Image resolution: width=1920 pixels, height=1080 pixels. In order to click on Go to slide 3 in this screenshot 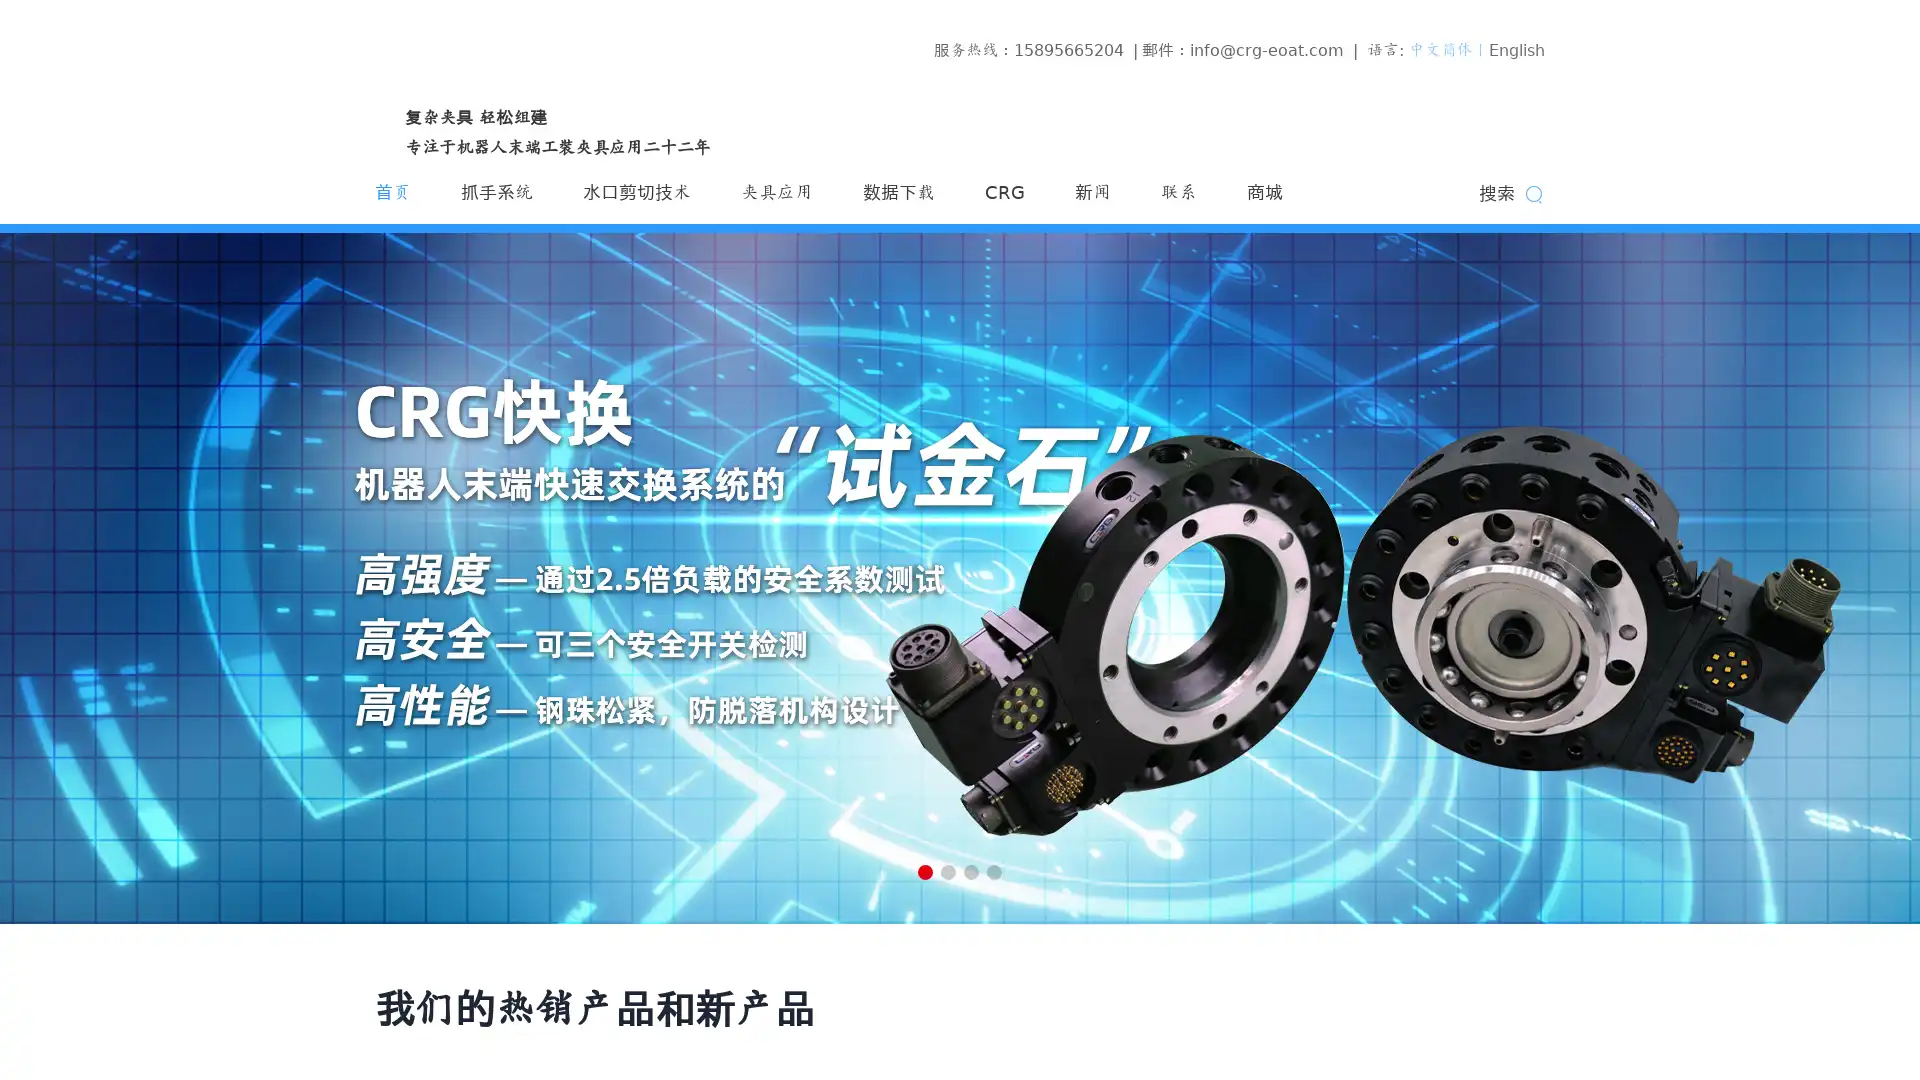, I will do `click(971, 871)`.